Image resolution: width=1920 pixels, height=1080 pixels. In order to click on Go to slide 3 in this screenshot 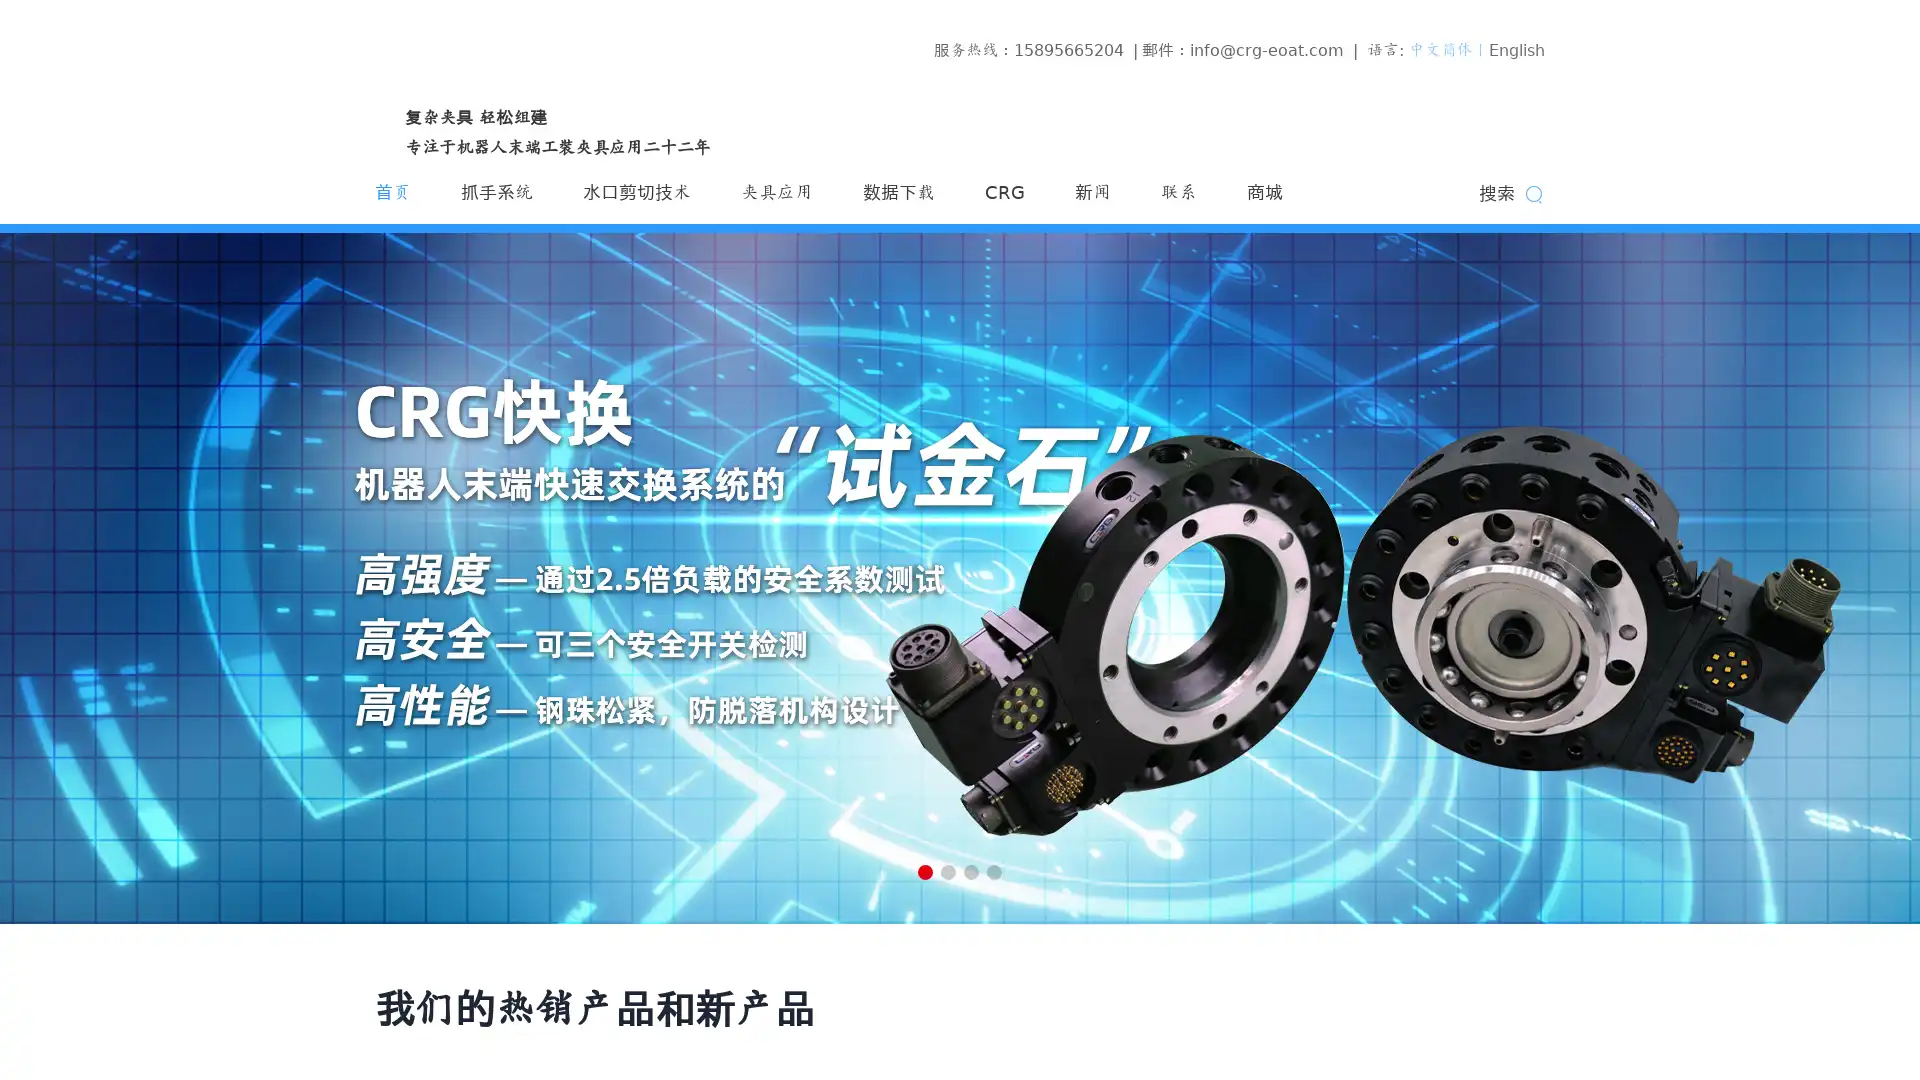, I will do `click(971, 871)`.